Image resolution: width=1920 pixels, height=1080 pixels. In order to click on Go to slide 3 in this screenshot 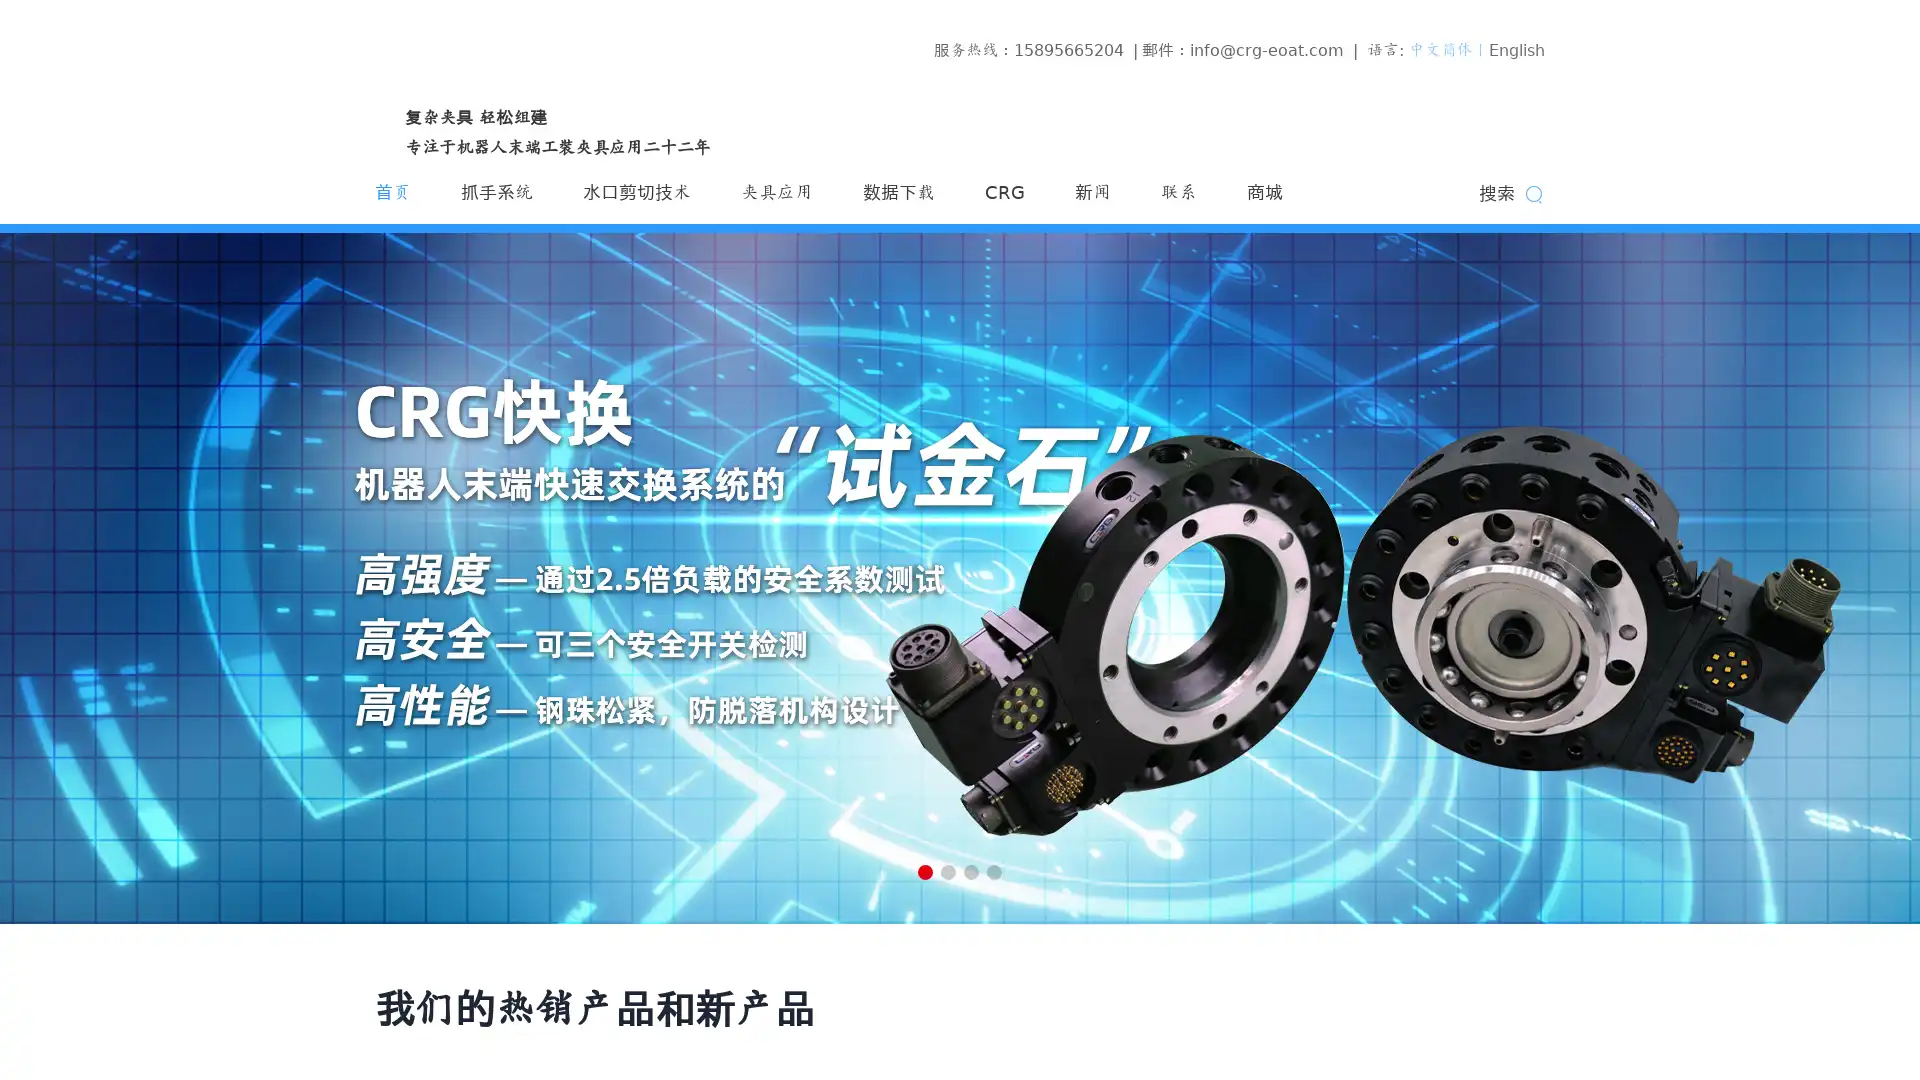, I will do `click(971, 871)`.